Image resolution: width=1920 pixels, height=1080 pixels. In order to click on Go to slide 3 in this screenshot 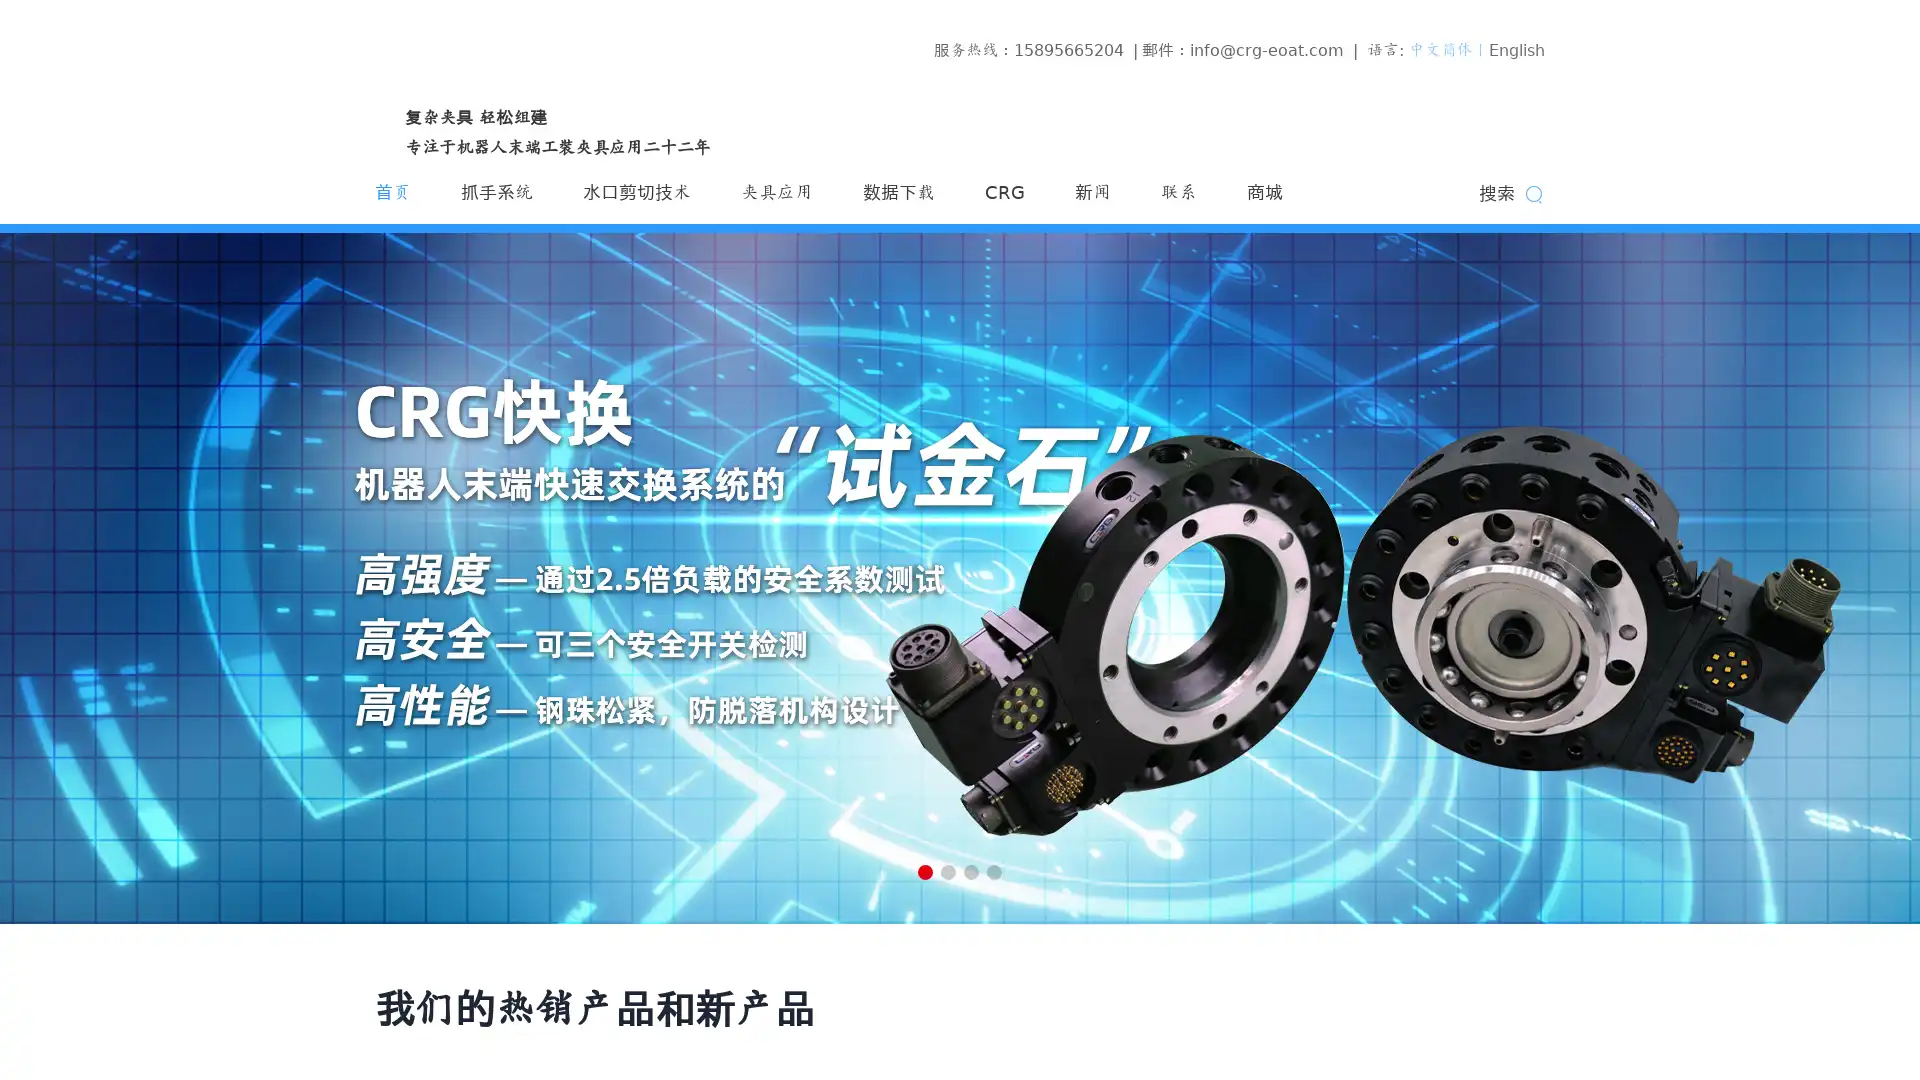, I will do `click(971, 871)`.